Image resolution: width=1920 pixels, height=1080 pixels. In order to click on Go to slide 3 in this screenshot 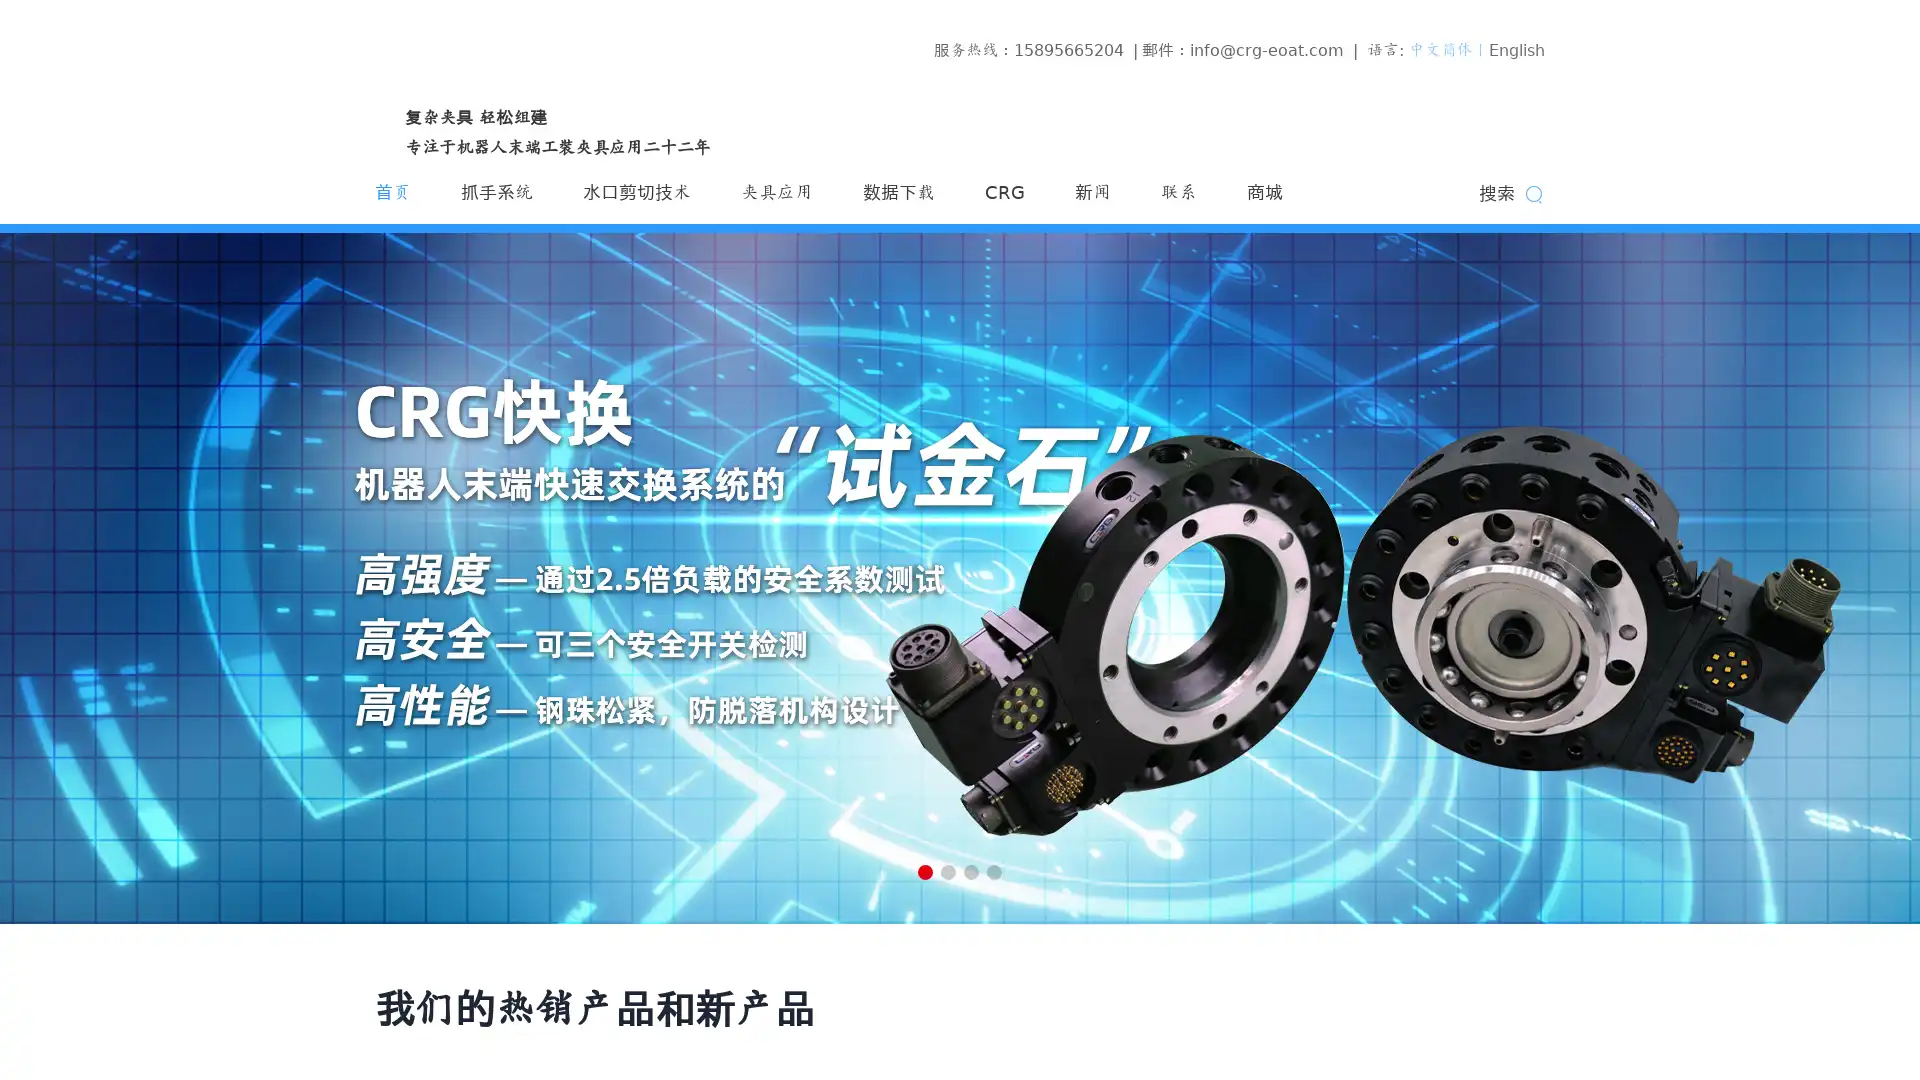, I will do `click(971, 871)`.